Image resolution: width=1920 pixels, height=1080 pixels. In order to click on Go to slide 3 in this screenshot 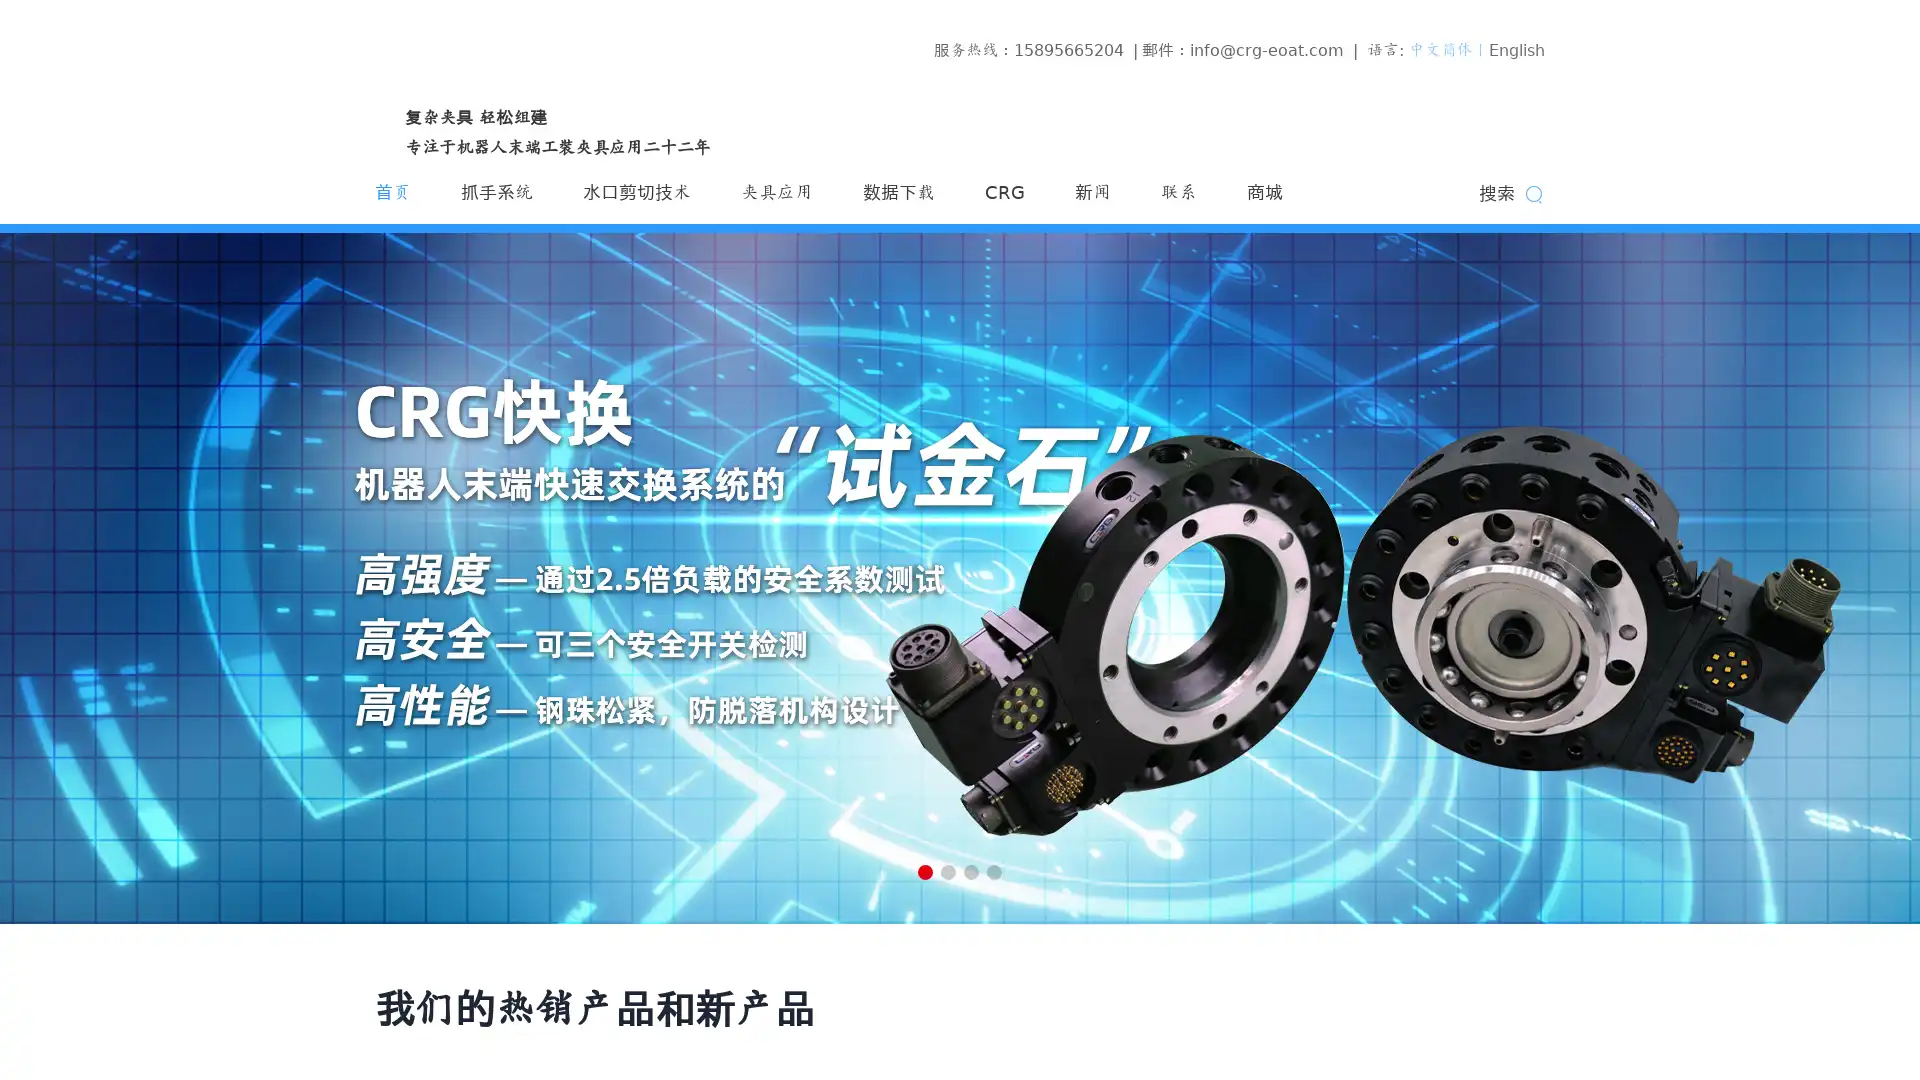, I will do `click(971, 871)`.